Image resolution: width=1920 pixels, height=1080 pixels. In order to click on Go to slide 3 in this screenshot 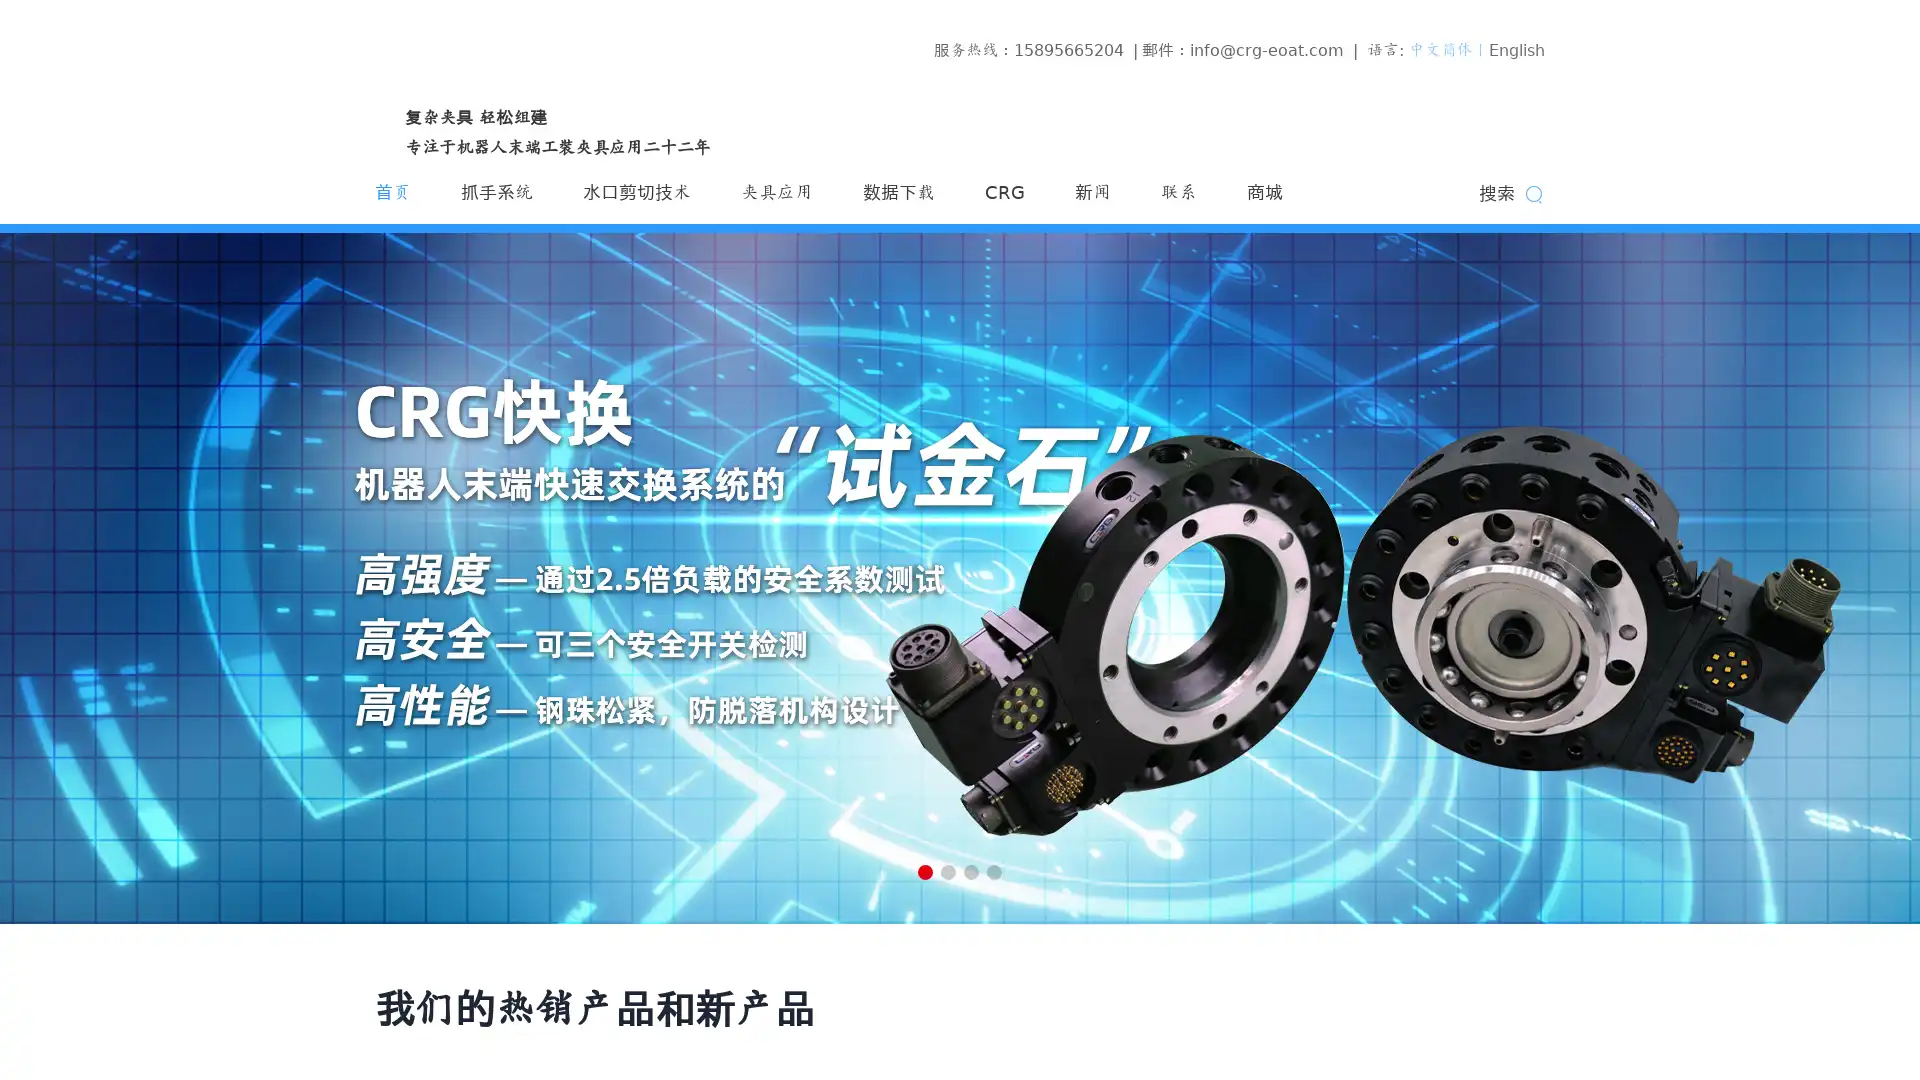, I will do `click(971, 871)`.